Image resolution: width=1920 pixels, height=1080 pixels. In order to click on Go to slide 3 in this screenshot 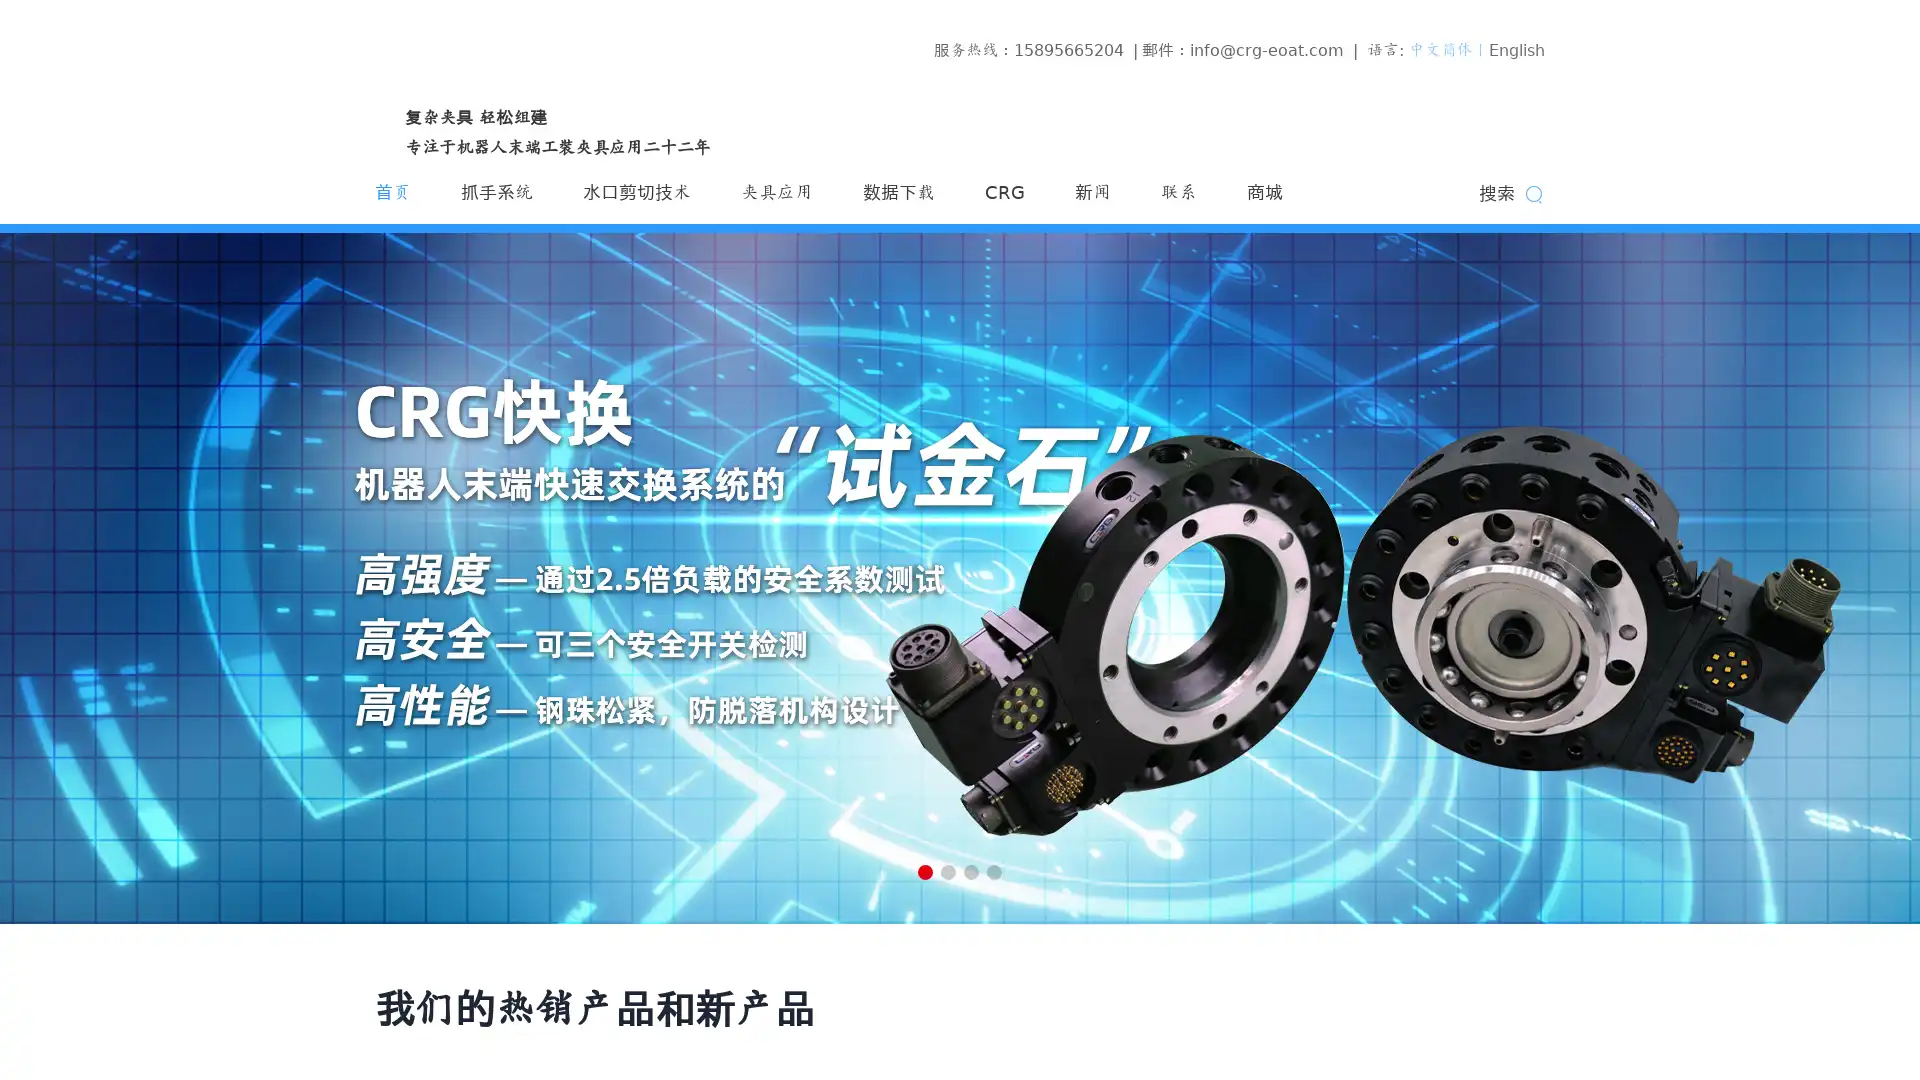, I will do `click(971, 871)`.